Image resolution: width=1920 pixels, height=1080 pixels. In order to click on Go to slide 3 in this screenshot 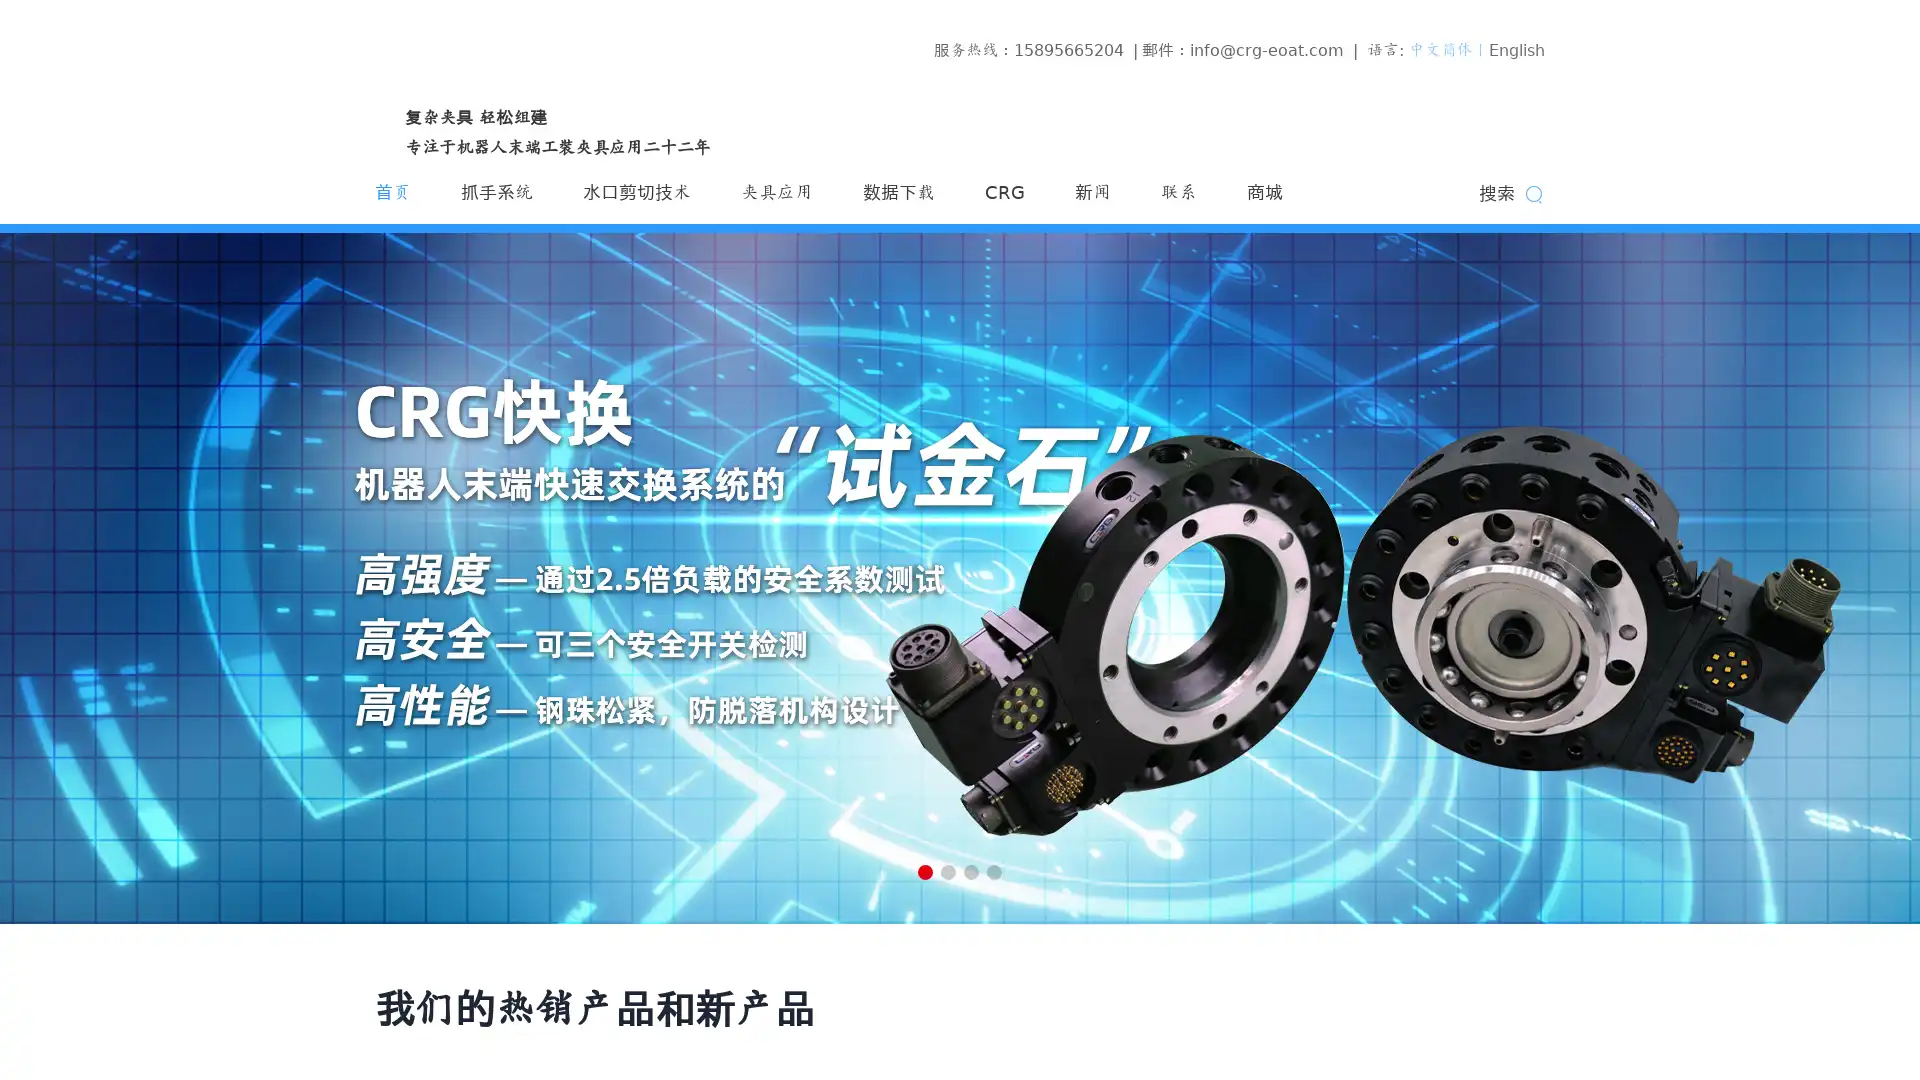, I will do `click(971, 871)`.